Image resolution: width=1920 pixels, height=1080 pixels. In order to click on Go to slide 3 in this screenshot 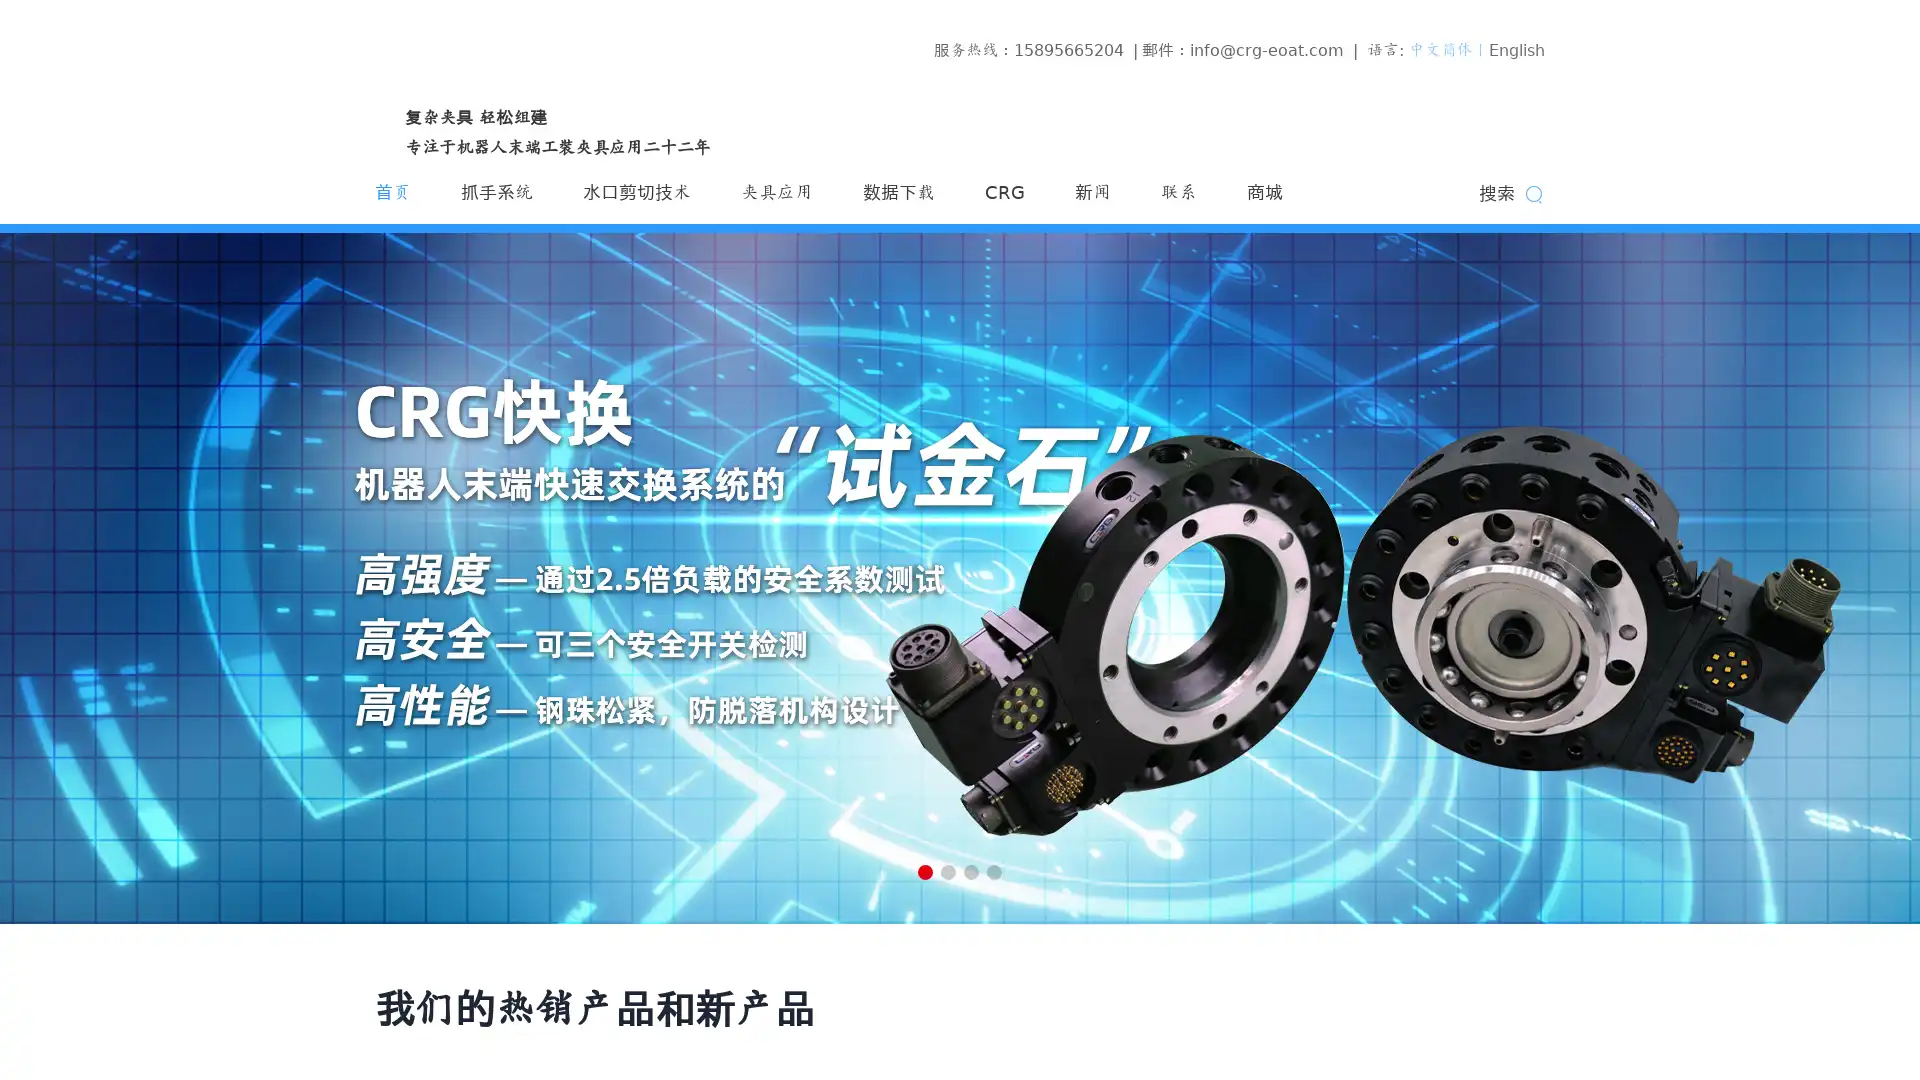, I will do `click(971, 871)`.